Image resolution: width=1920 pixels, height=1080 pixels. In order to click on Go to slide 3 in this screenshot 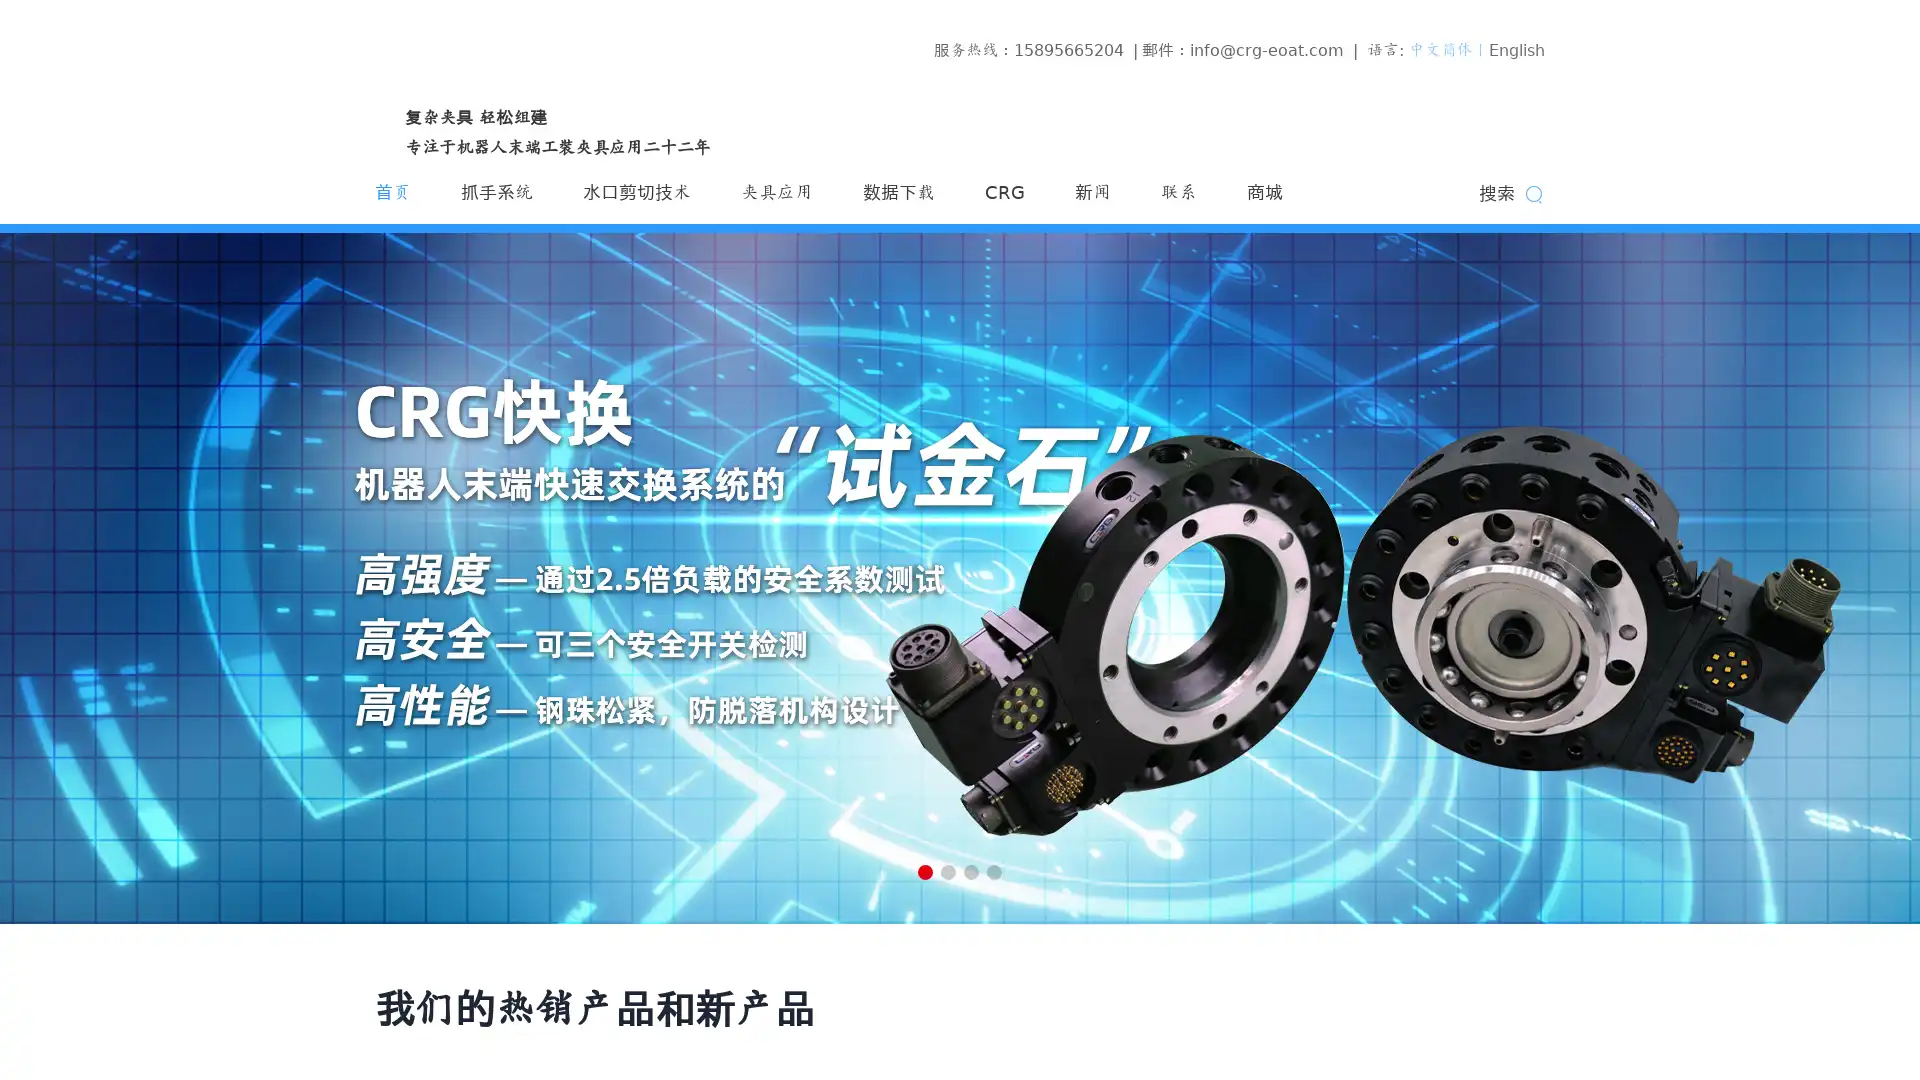, I will do `click(971, 871)`.